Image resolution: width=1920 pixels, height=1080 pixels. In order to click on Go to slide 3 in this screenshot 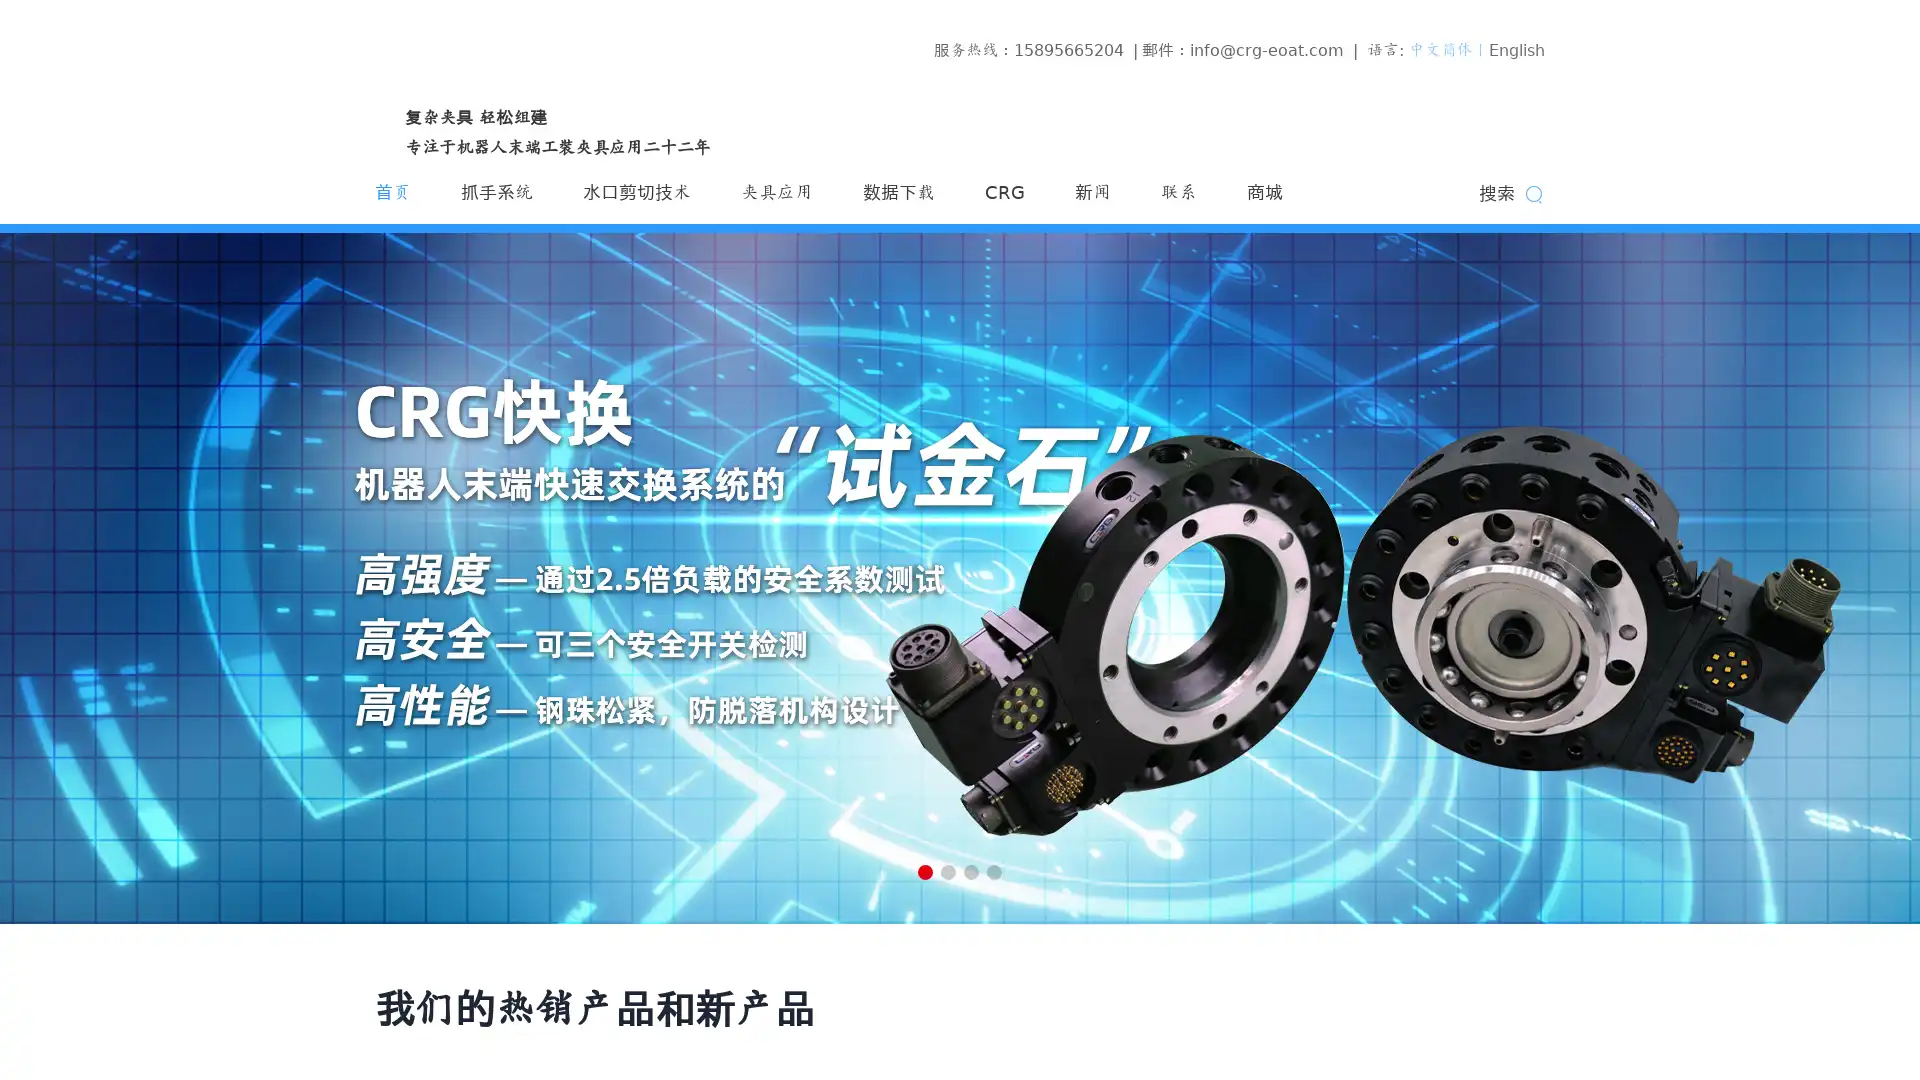, I will do `click(971, 871)`.